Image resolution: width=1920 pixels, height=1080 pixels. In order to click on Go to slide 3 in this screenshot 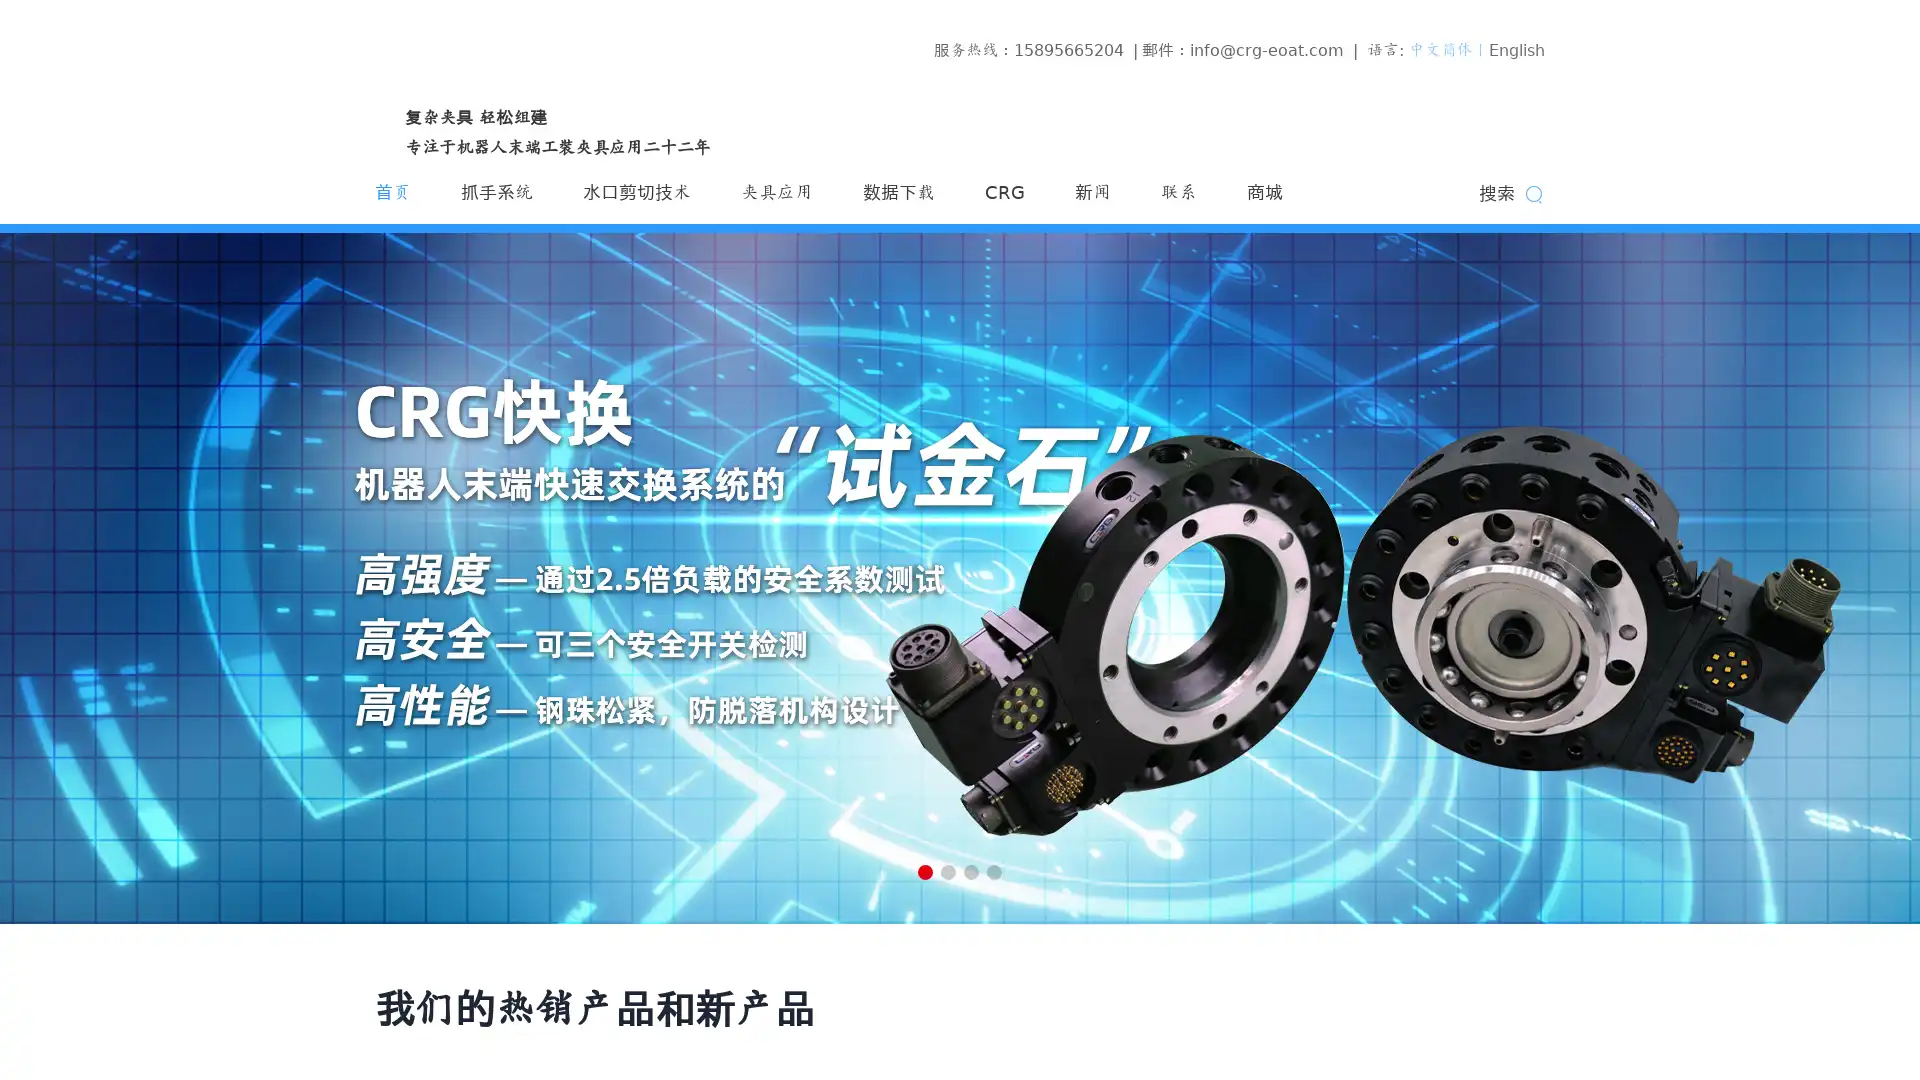, I will do `click(971, 871)`.